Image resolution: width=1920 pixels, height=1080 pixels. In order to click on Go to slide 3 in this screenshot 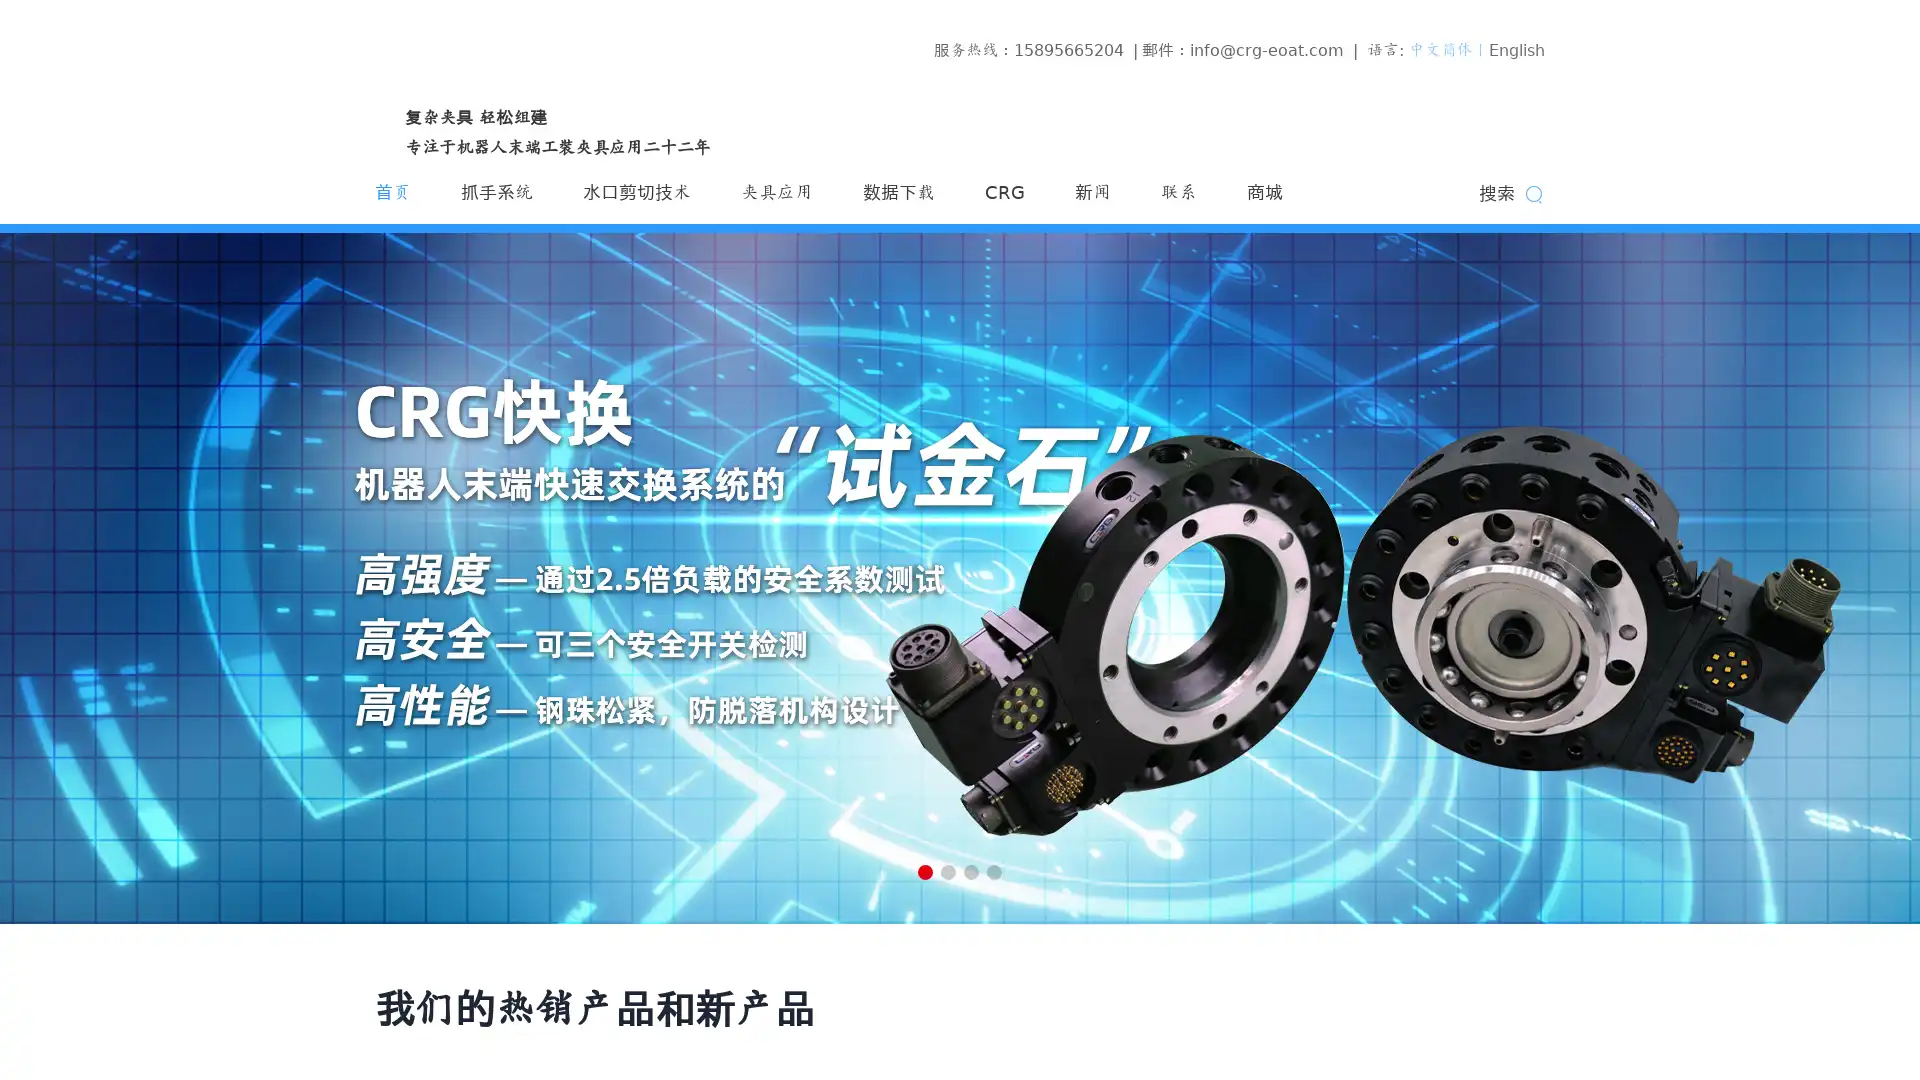, I will do `click(971, 871)`.